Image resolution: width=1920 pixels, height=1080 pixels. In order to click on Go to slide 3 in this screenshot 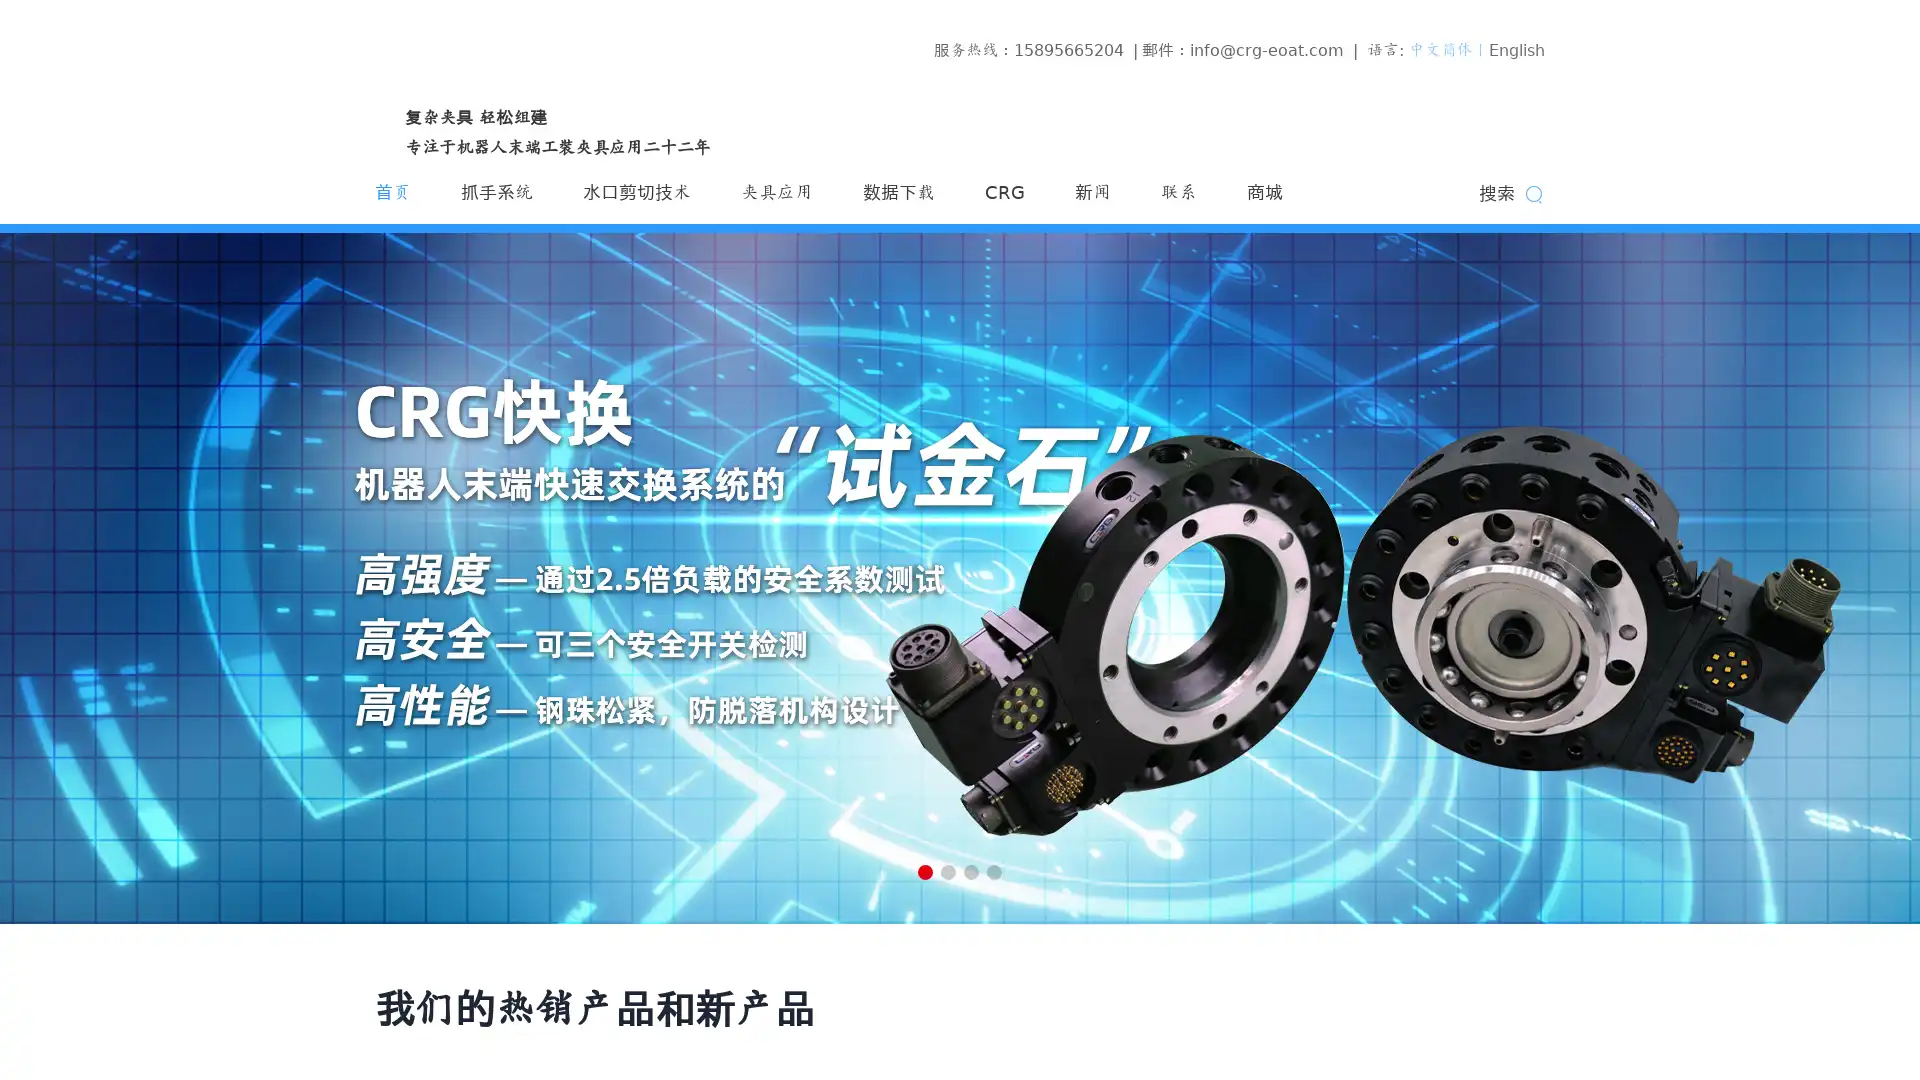, I will do `click(971, 871)`.